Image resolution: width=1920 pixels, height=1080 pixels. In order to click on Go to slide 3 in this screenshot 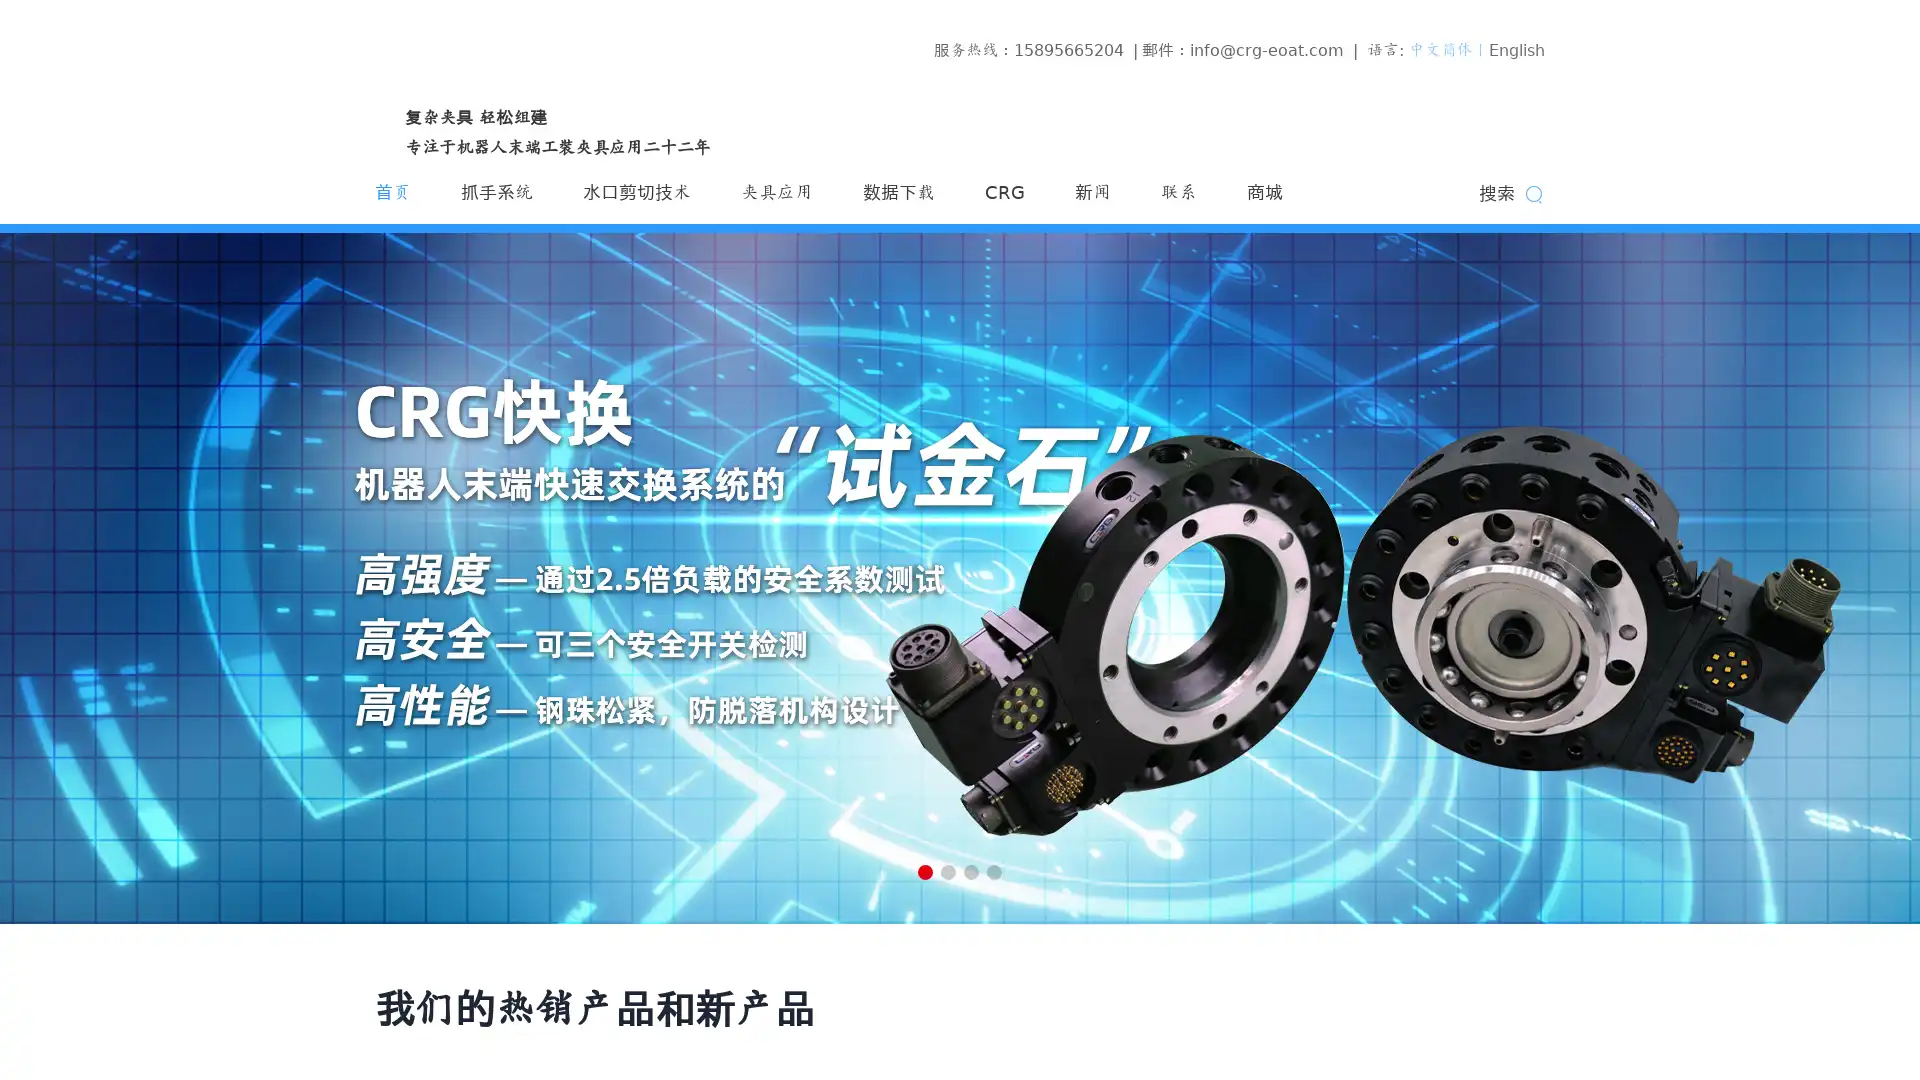, I will do `click(971, 871)`.